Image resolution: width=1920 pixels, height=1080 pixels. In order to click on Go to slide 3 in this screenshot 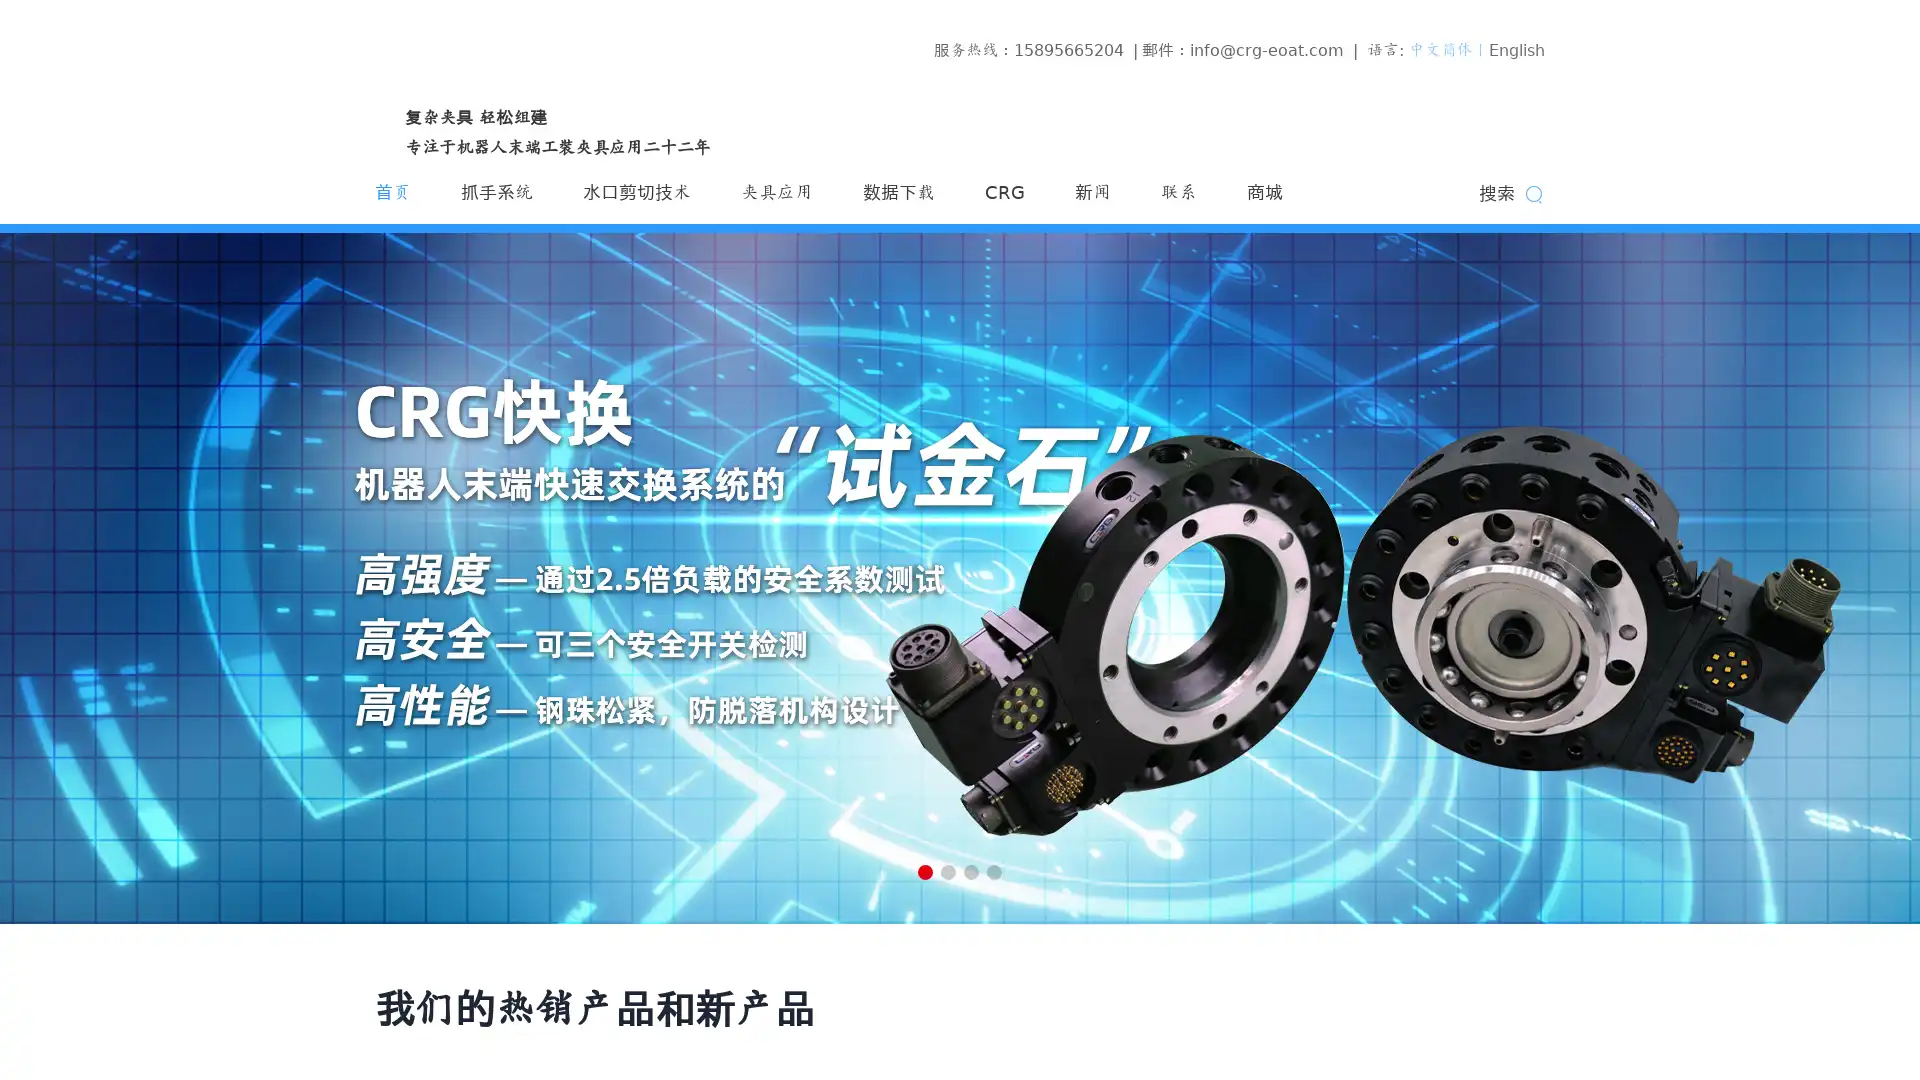, I will do `click(971, 871)`.